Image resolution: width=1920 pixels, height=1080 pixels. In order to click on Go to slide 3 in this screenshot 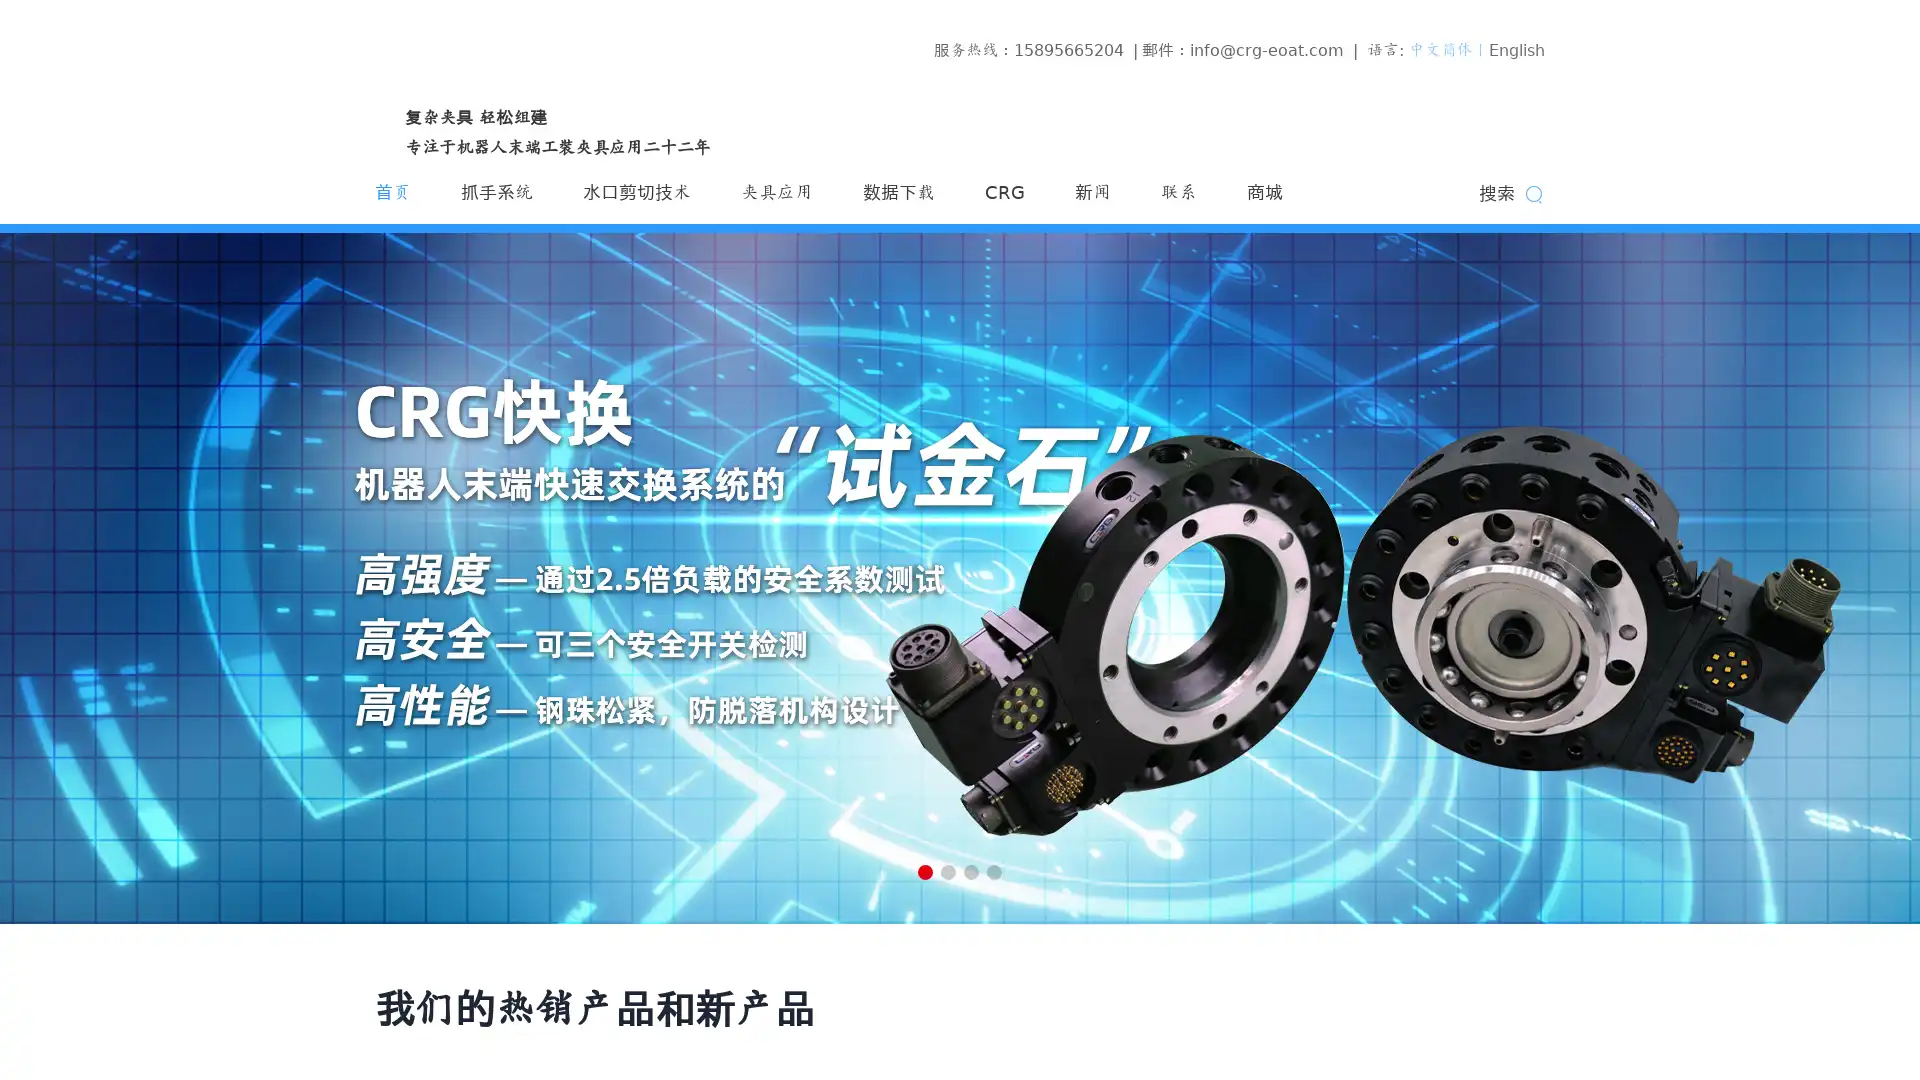, I will do `click(971, 871)`.